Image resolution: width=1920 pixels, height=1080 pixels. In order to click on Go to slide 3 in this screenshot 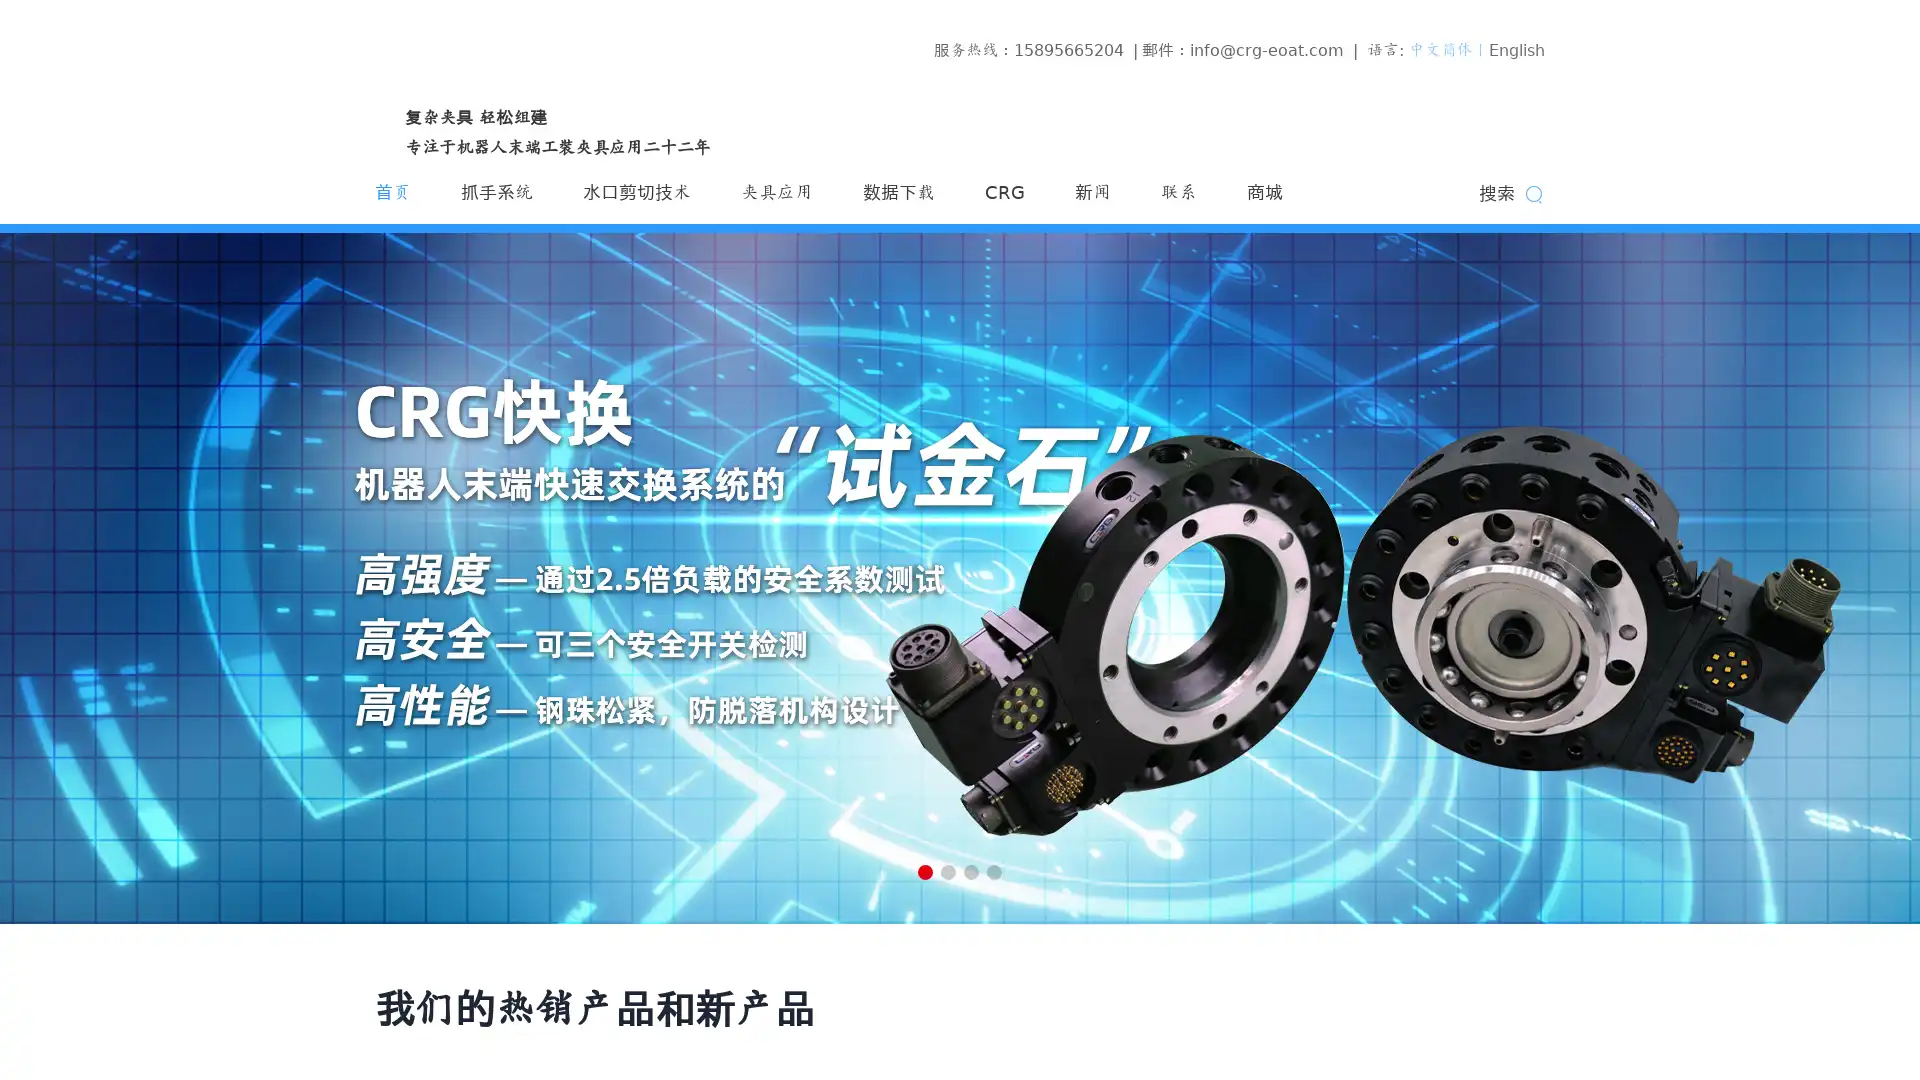, I will do `click(971, 871)`.